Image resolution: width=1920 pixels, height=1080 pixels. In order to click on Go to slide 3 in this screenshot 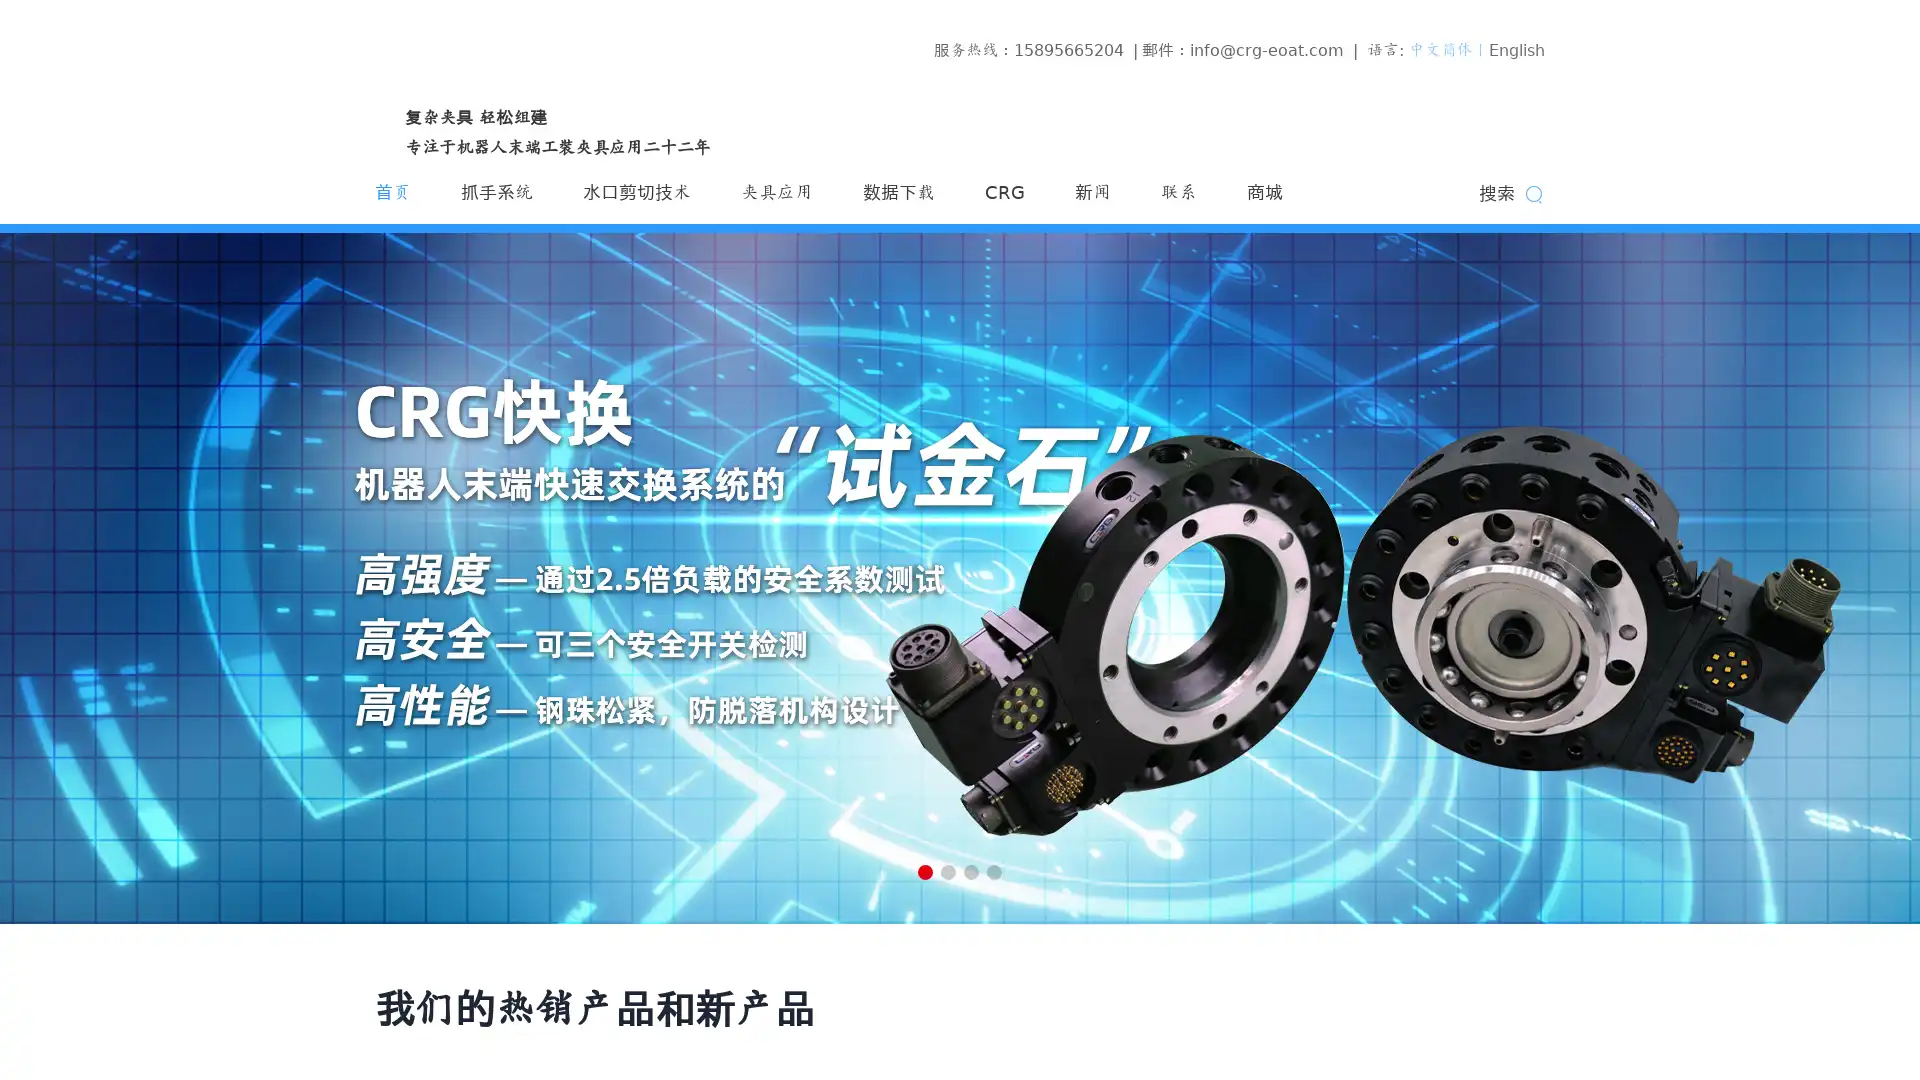, I will do `click(971, 871)`.